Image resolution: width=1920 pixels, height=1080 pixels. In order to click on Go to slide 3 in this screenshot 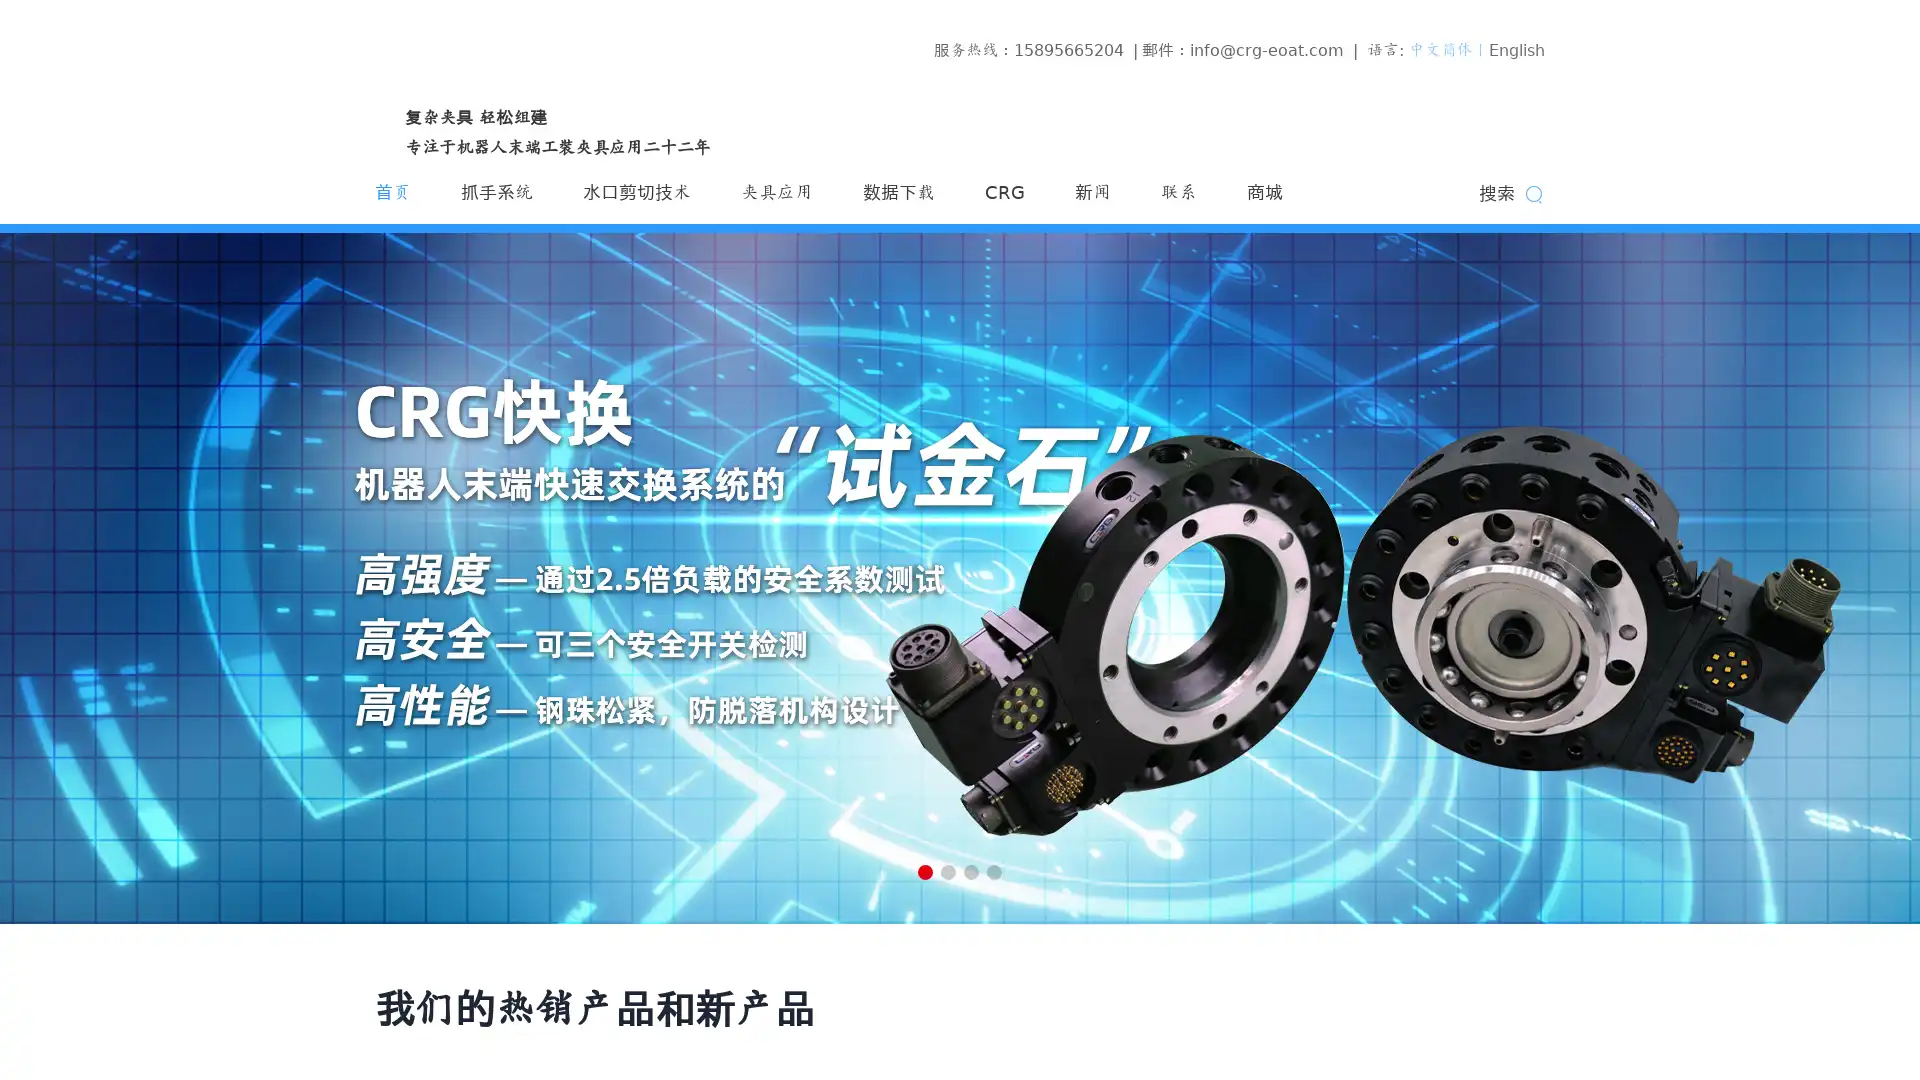, I will do `click(971, 871)`.